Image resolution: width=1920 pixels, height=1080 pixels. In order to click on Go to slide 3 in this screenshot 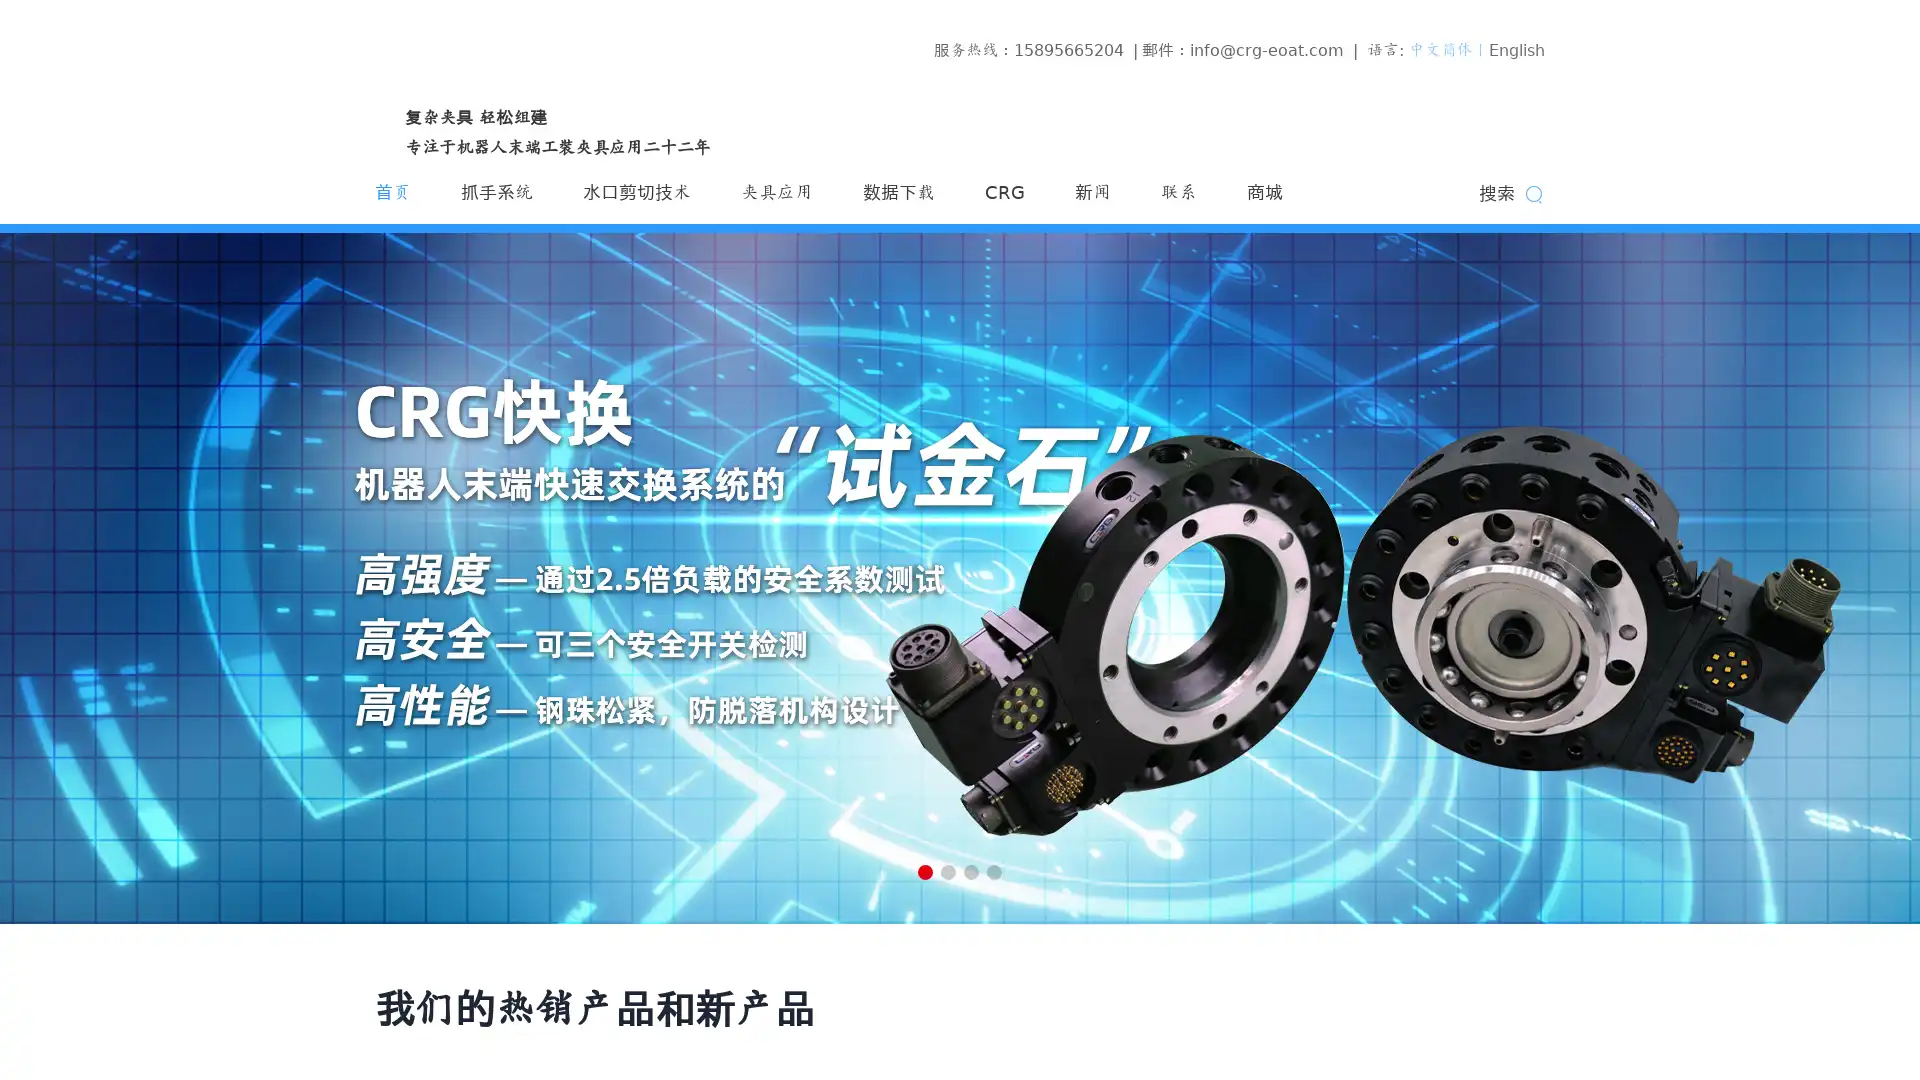, I will do `click(971, 871)`.